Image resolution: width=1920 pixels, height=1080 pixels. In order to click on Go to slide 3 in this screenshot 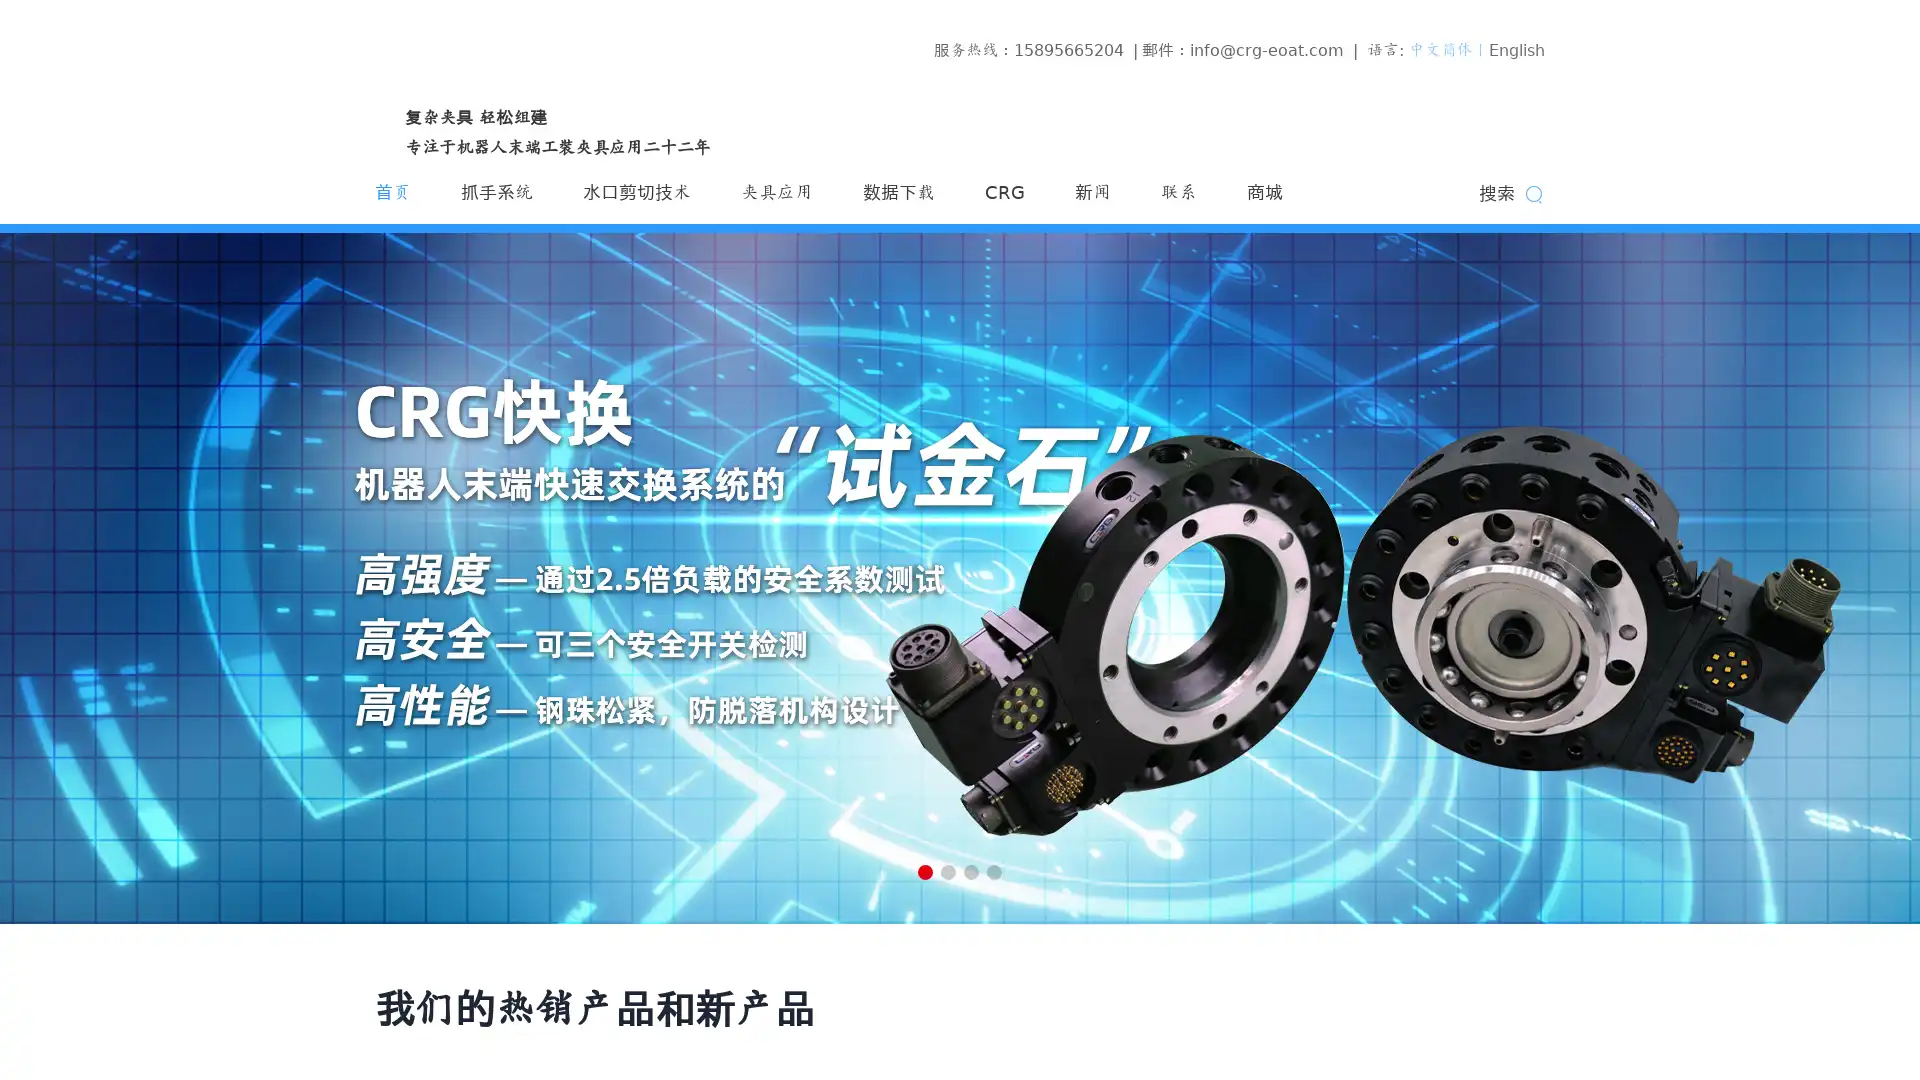, I will do `click(971, 871)`.